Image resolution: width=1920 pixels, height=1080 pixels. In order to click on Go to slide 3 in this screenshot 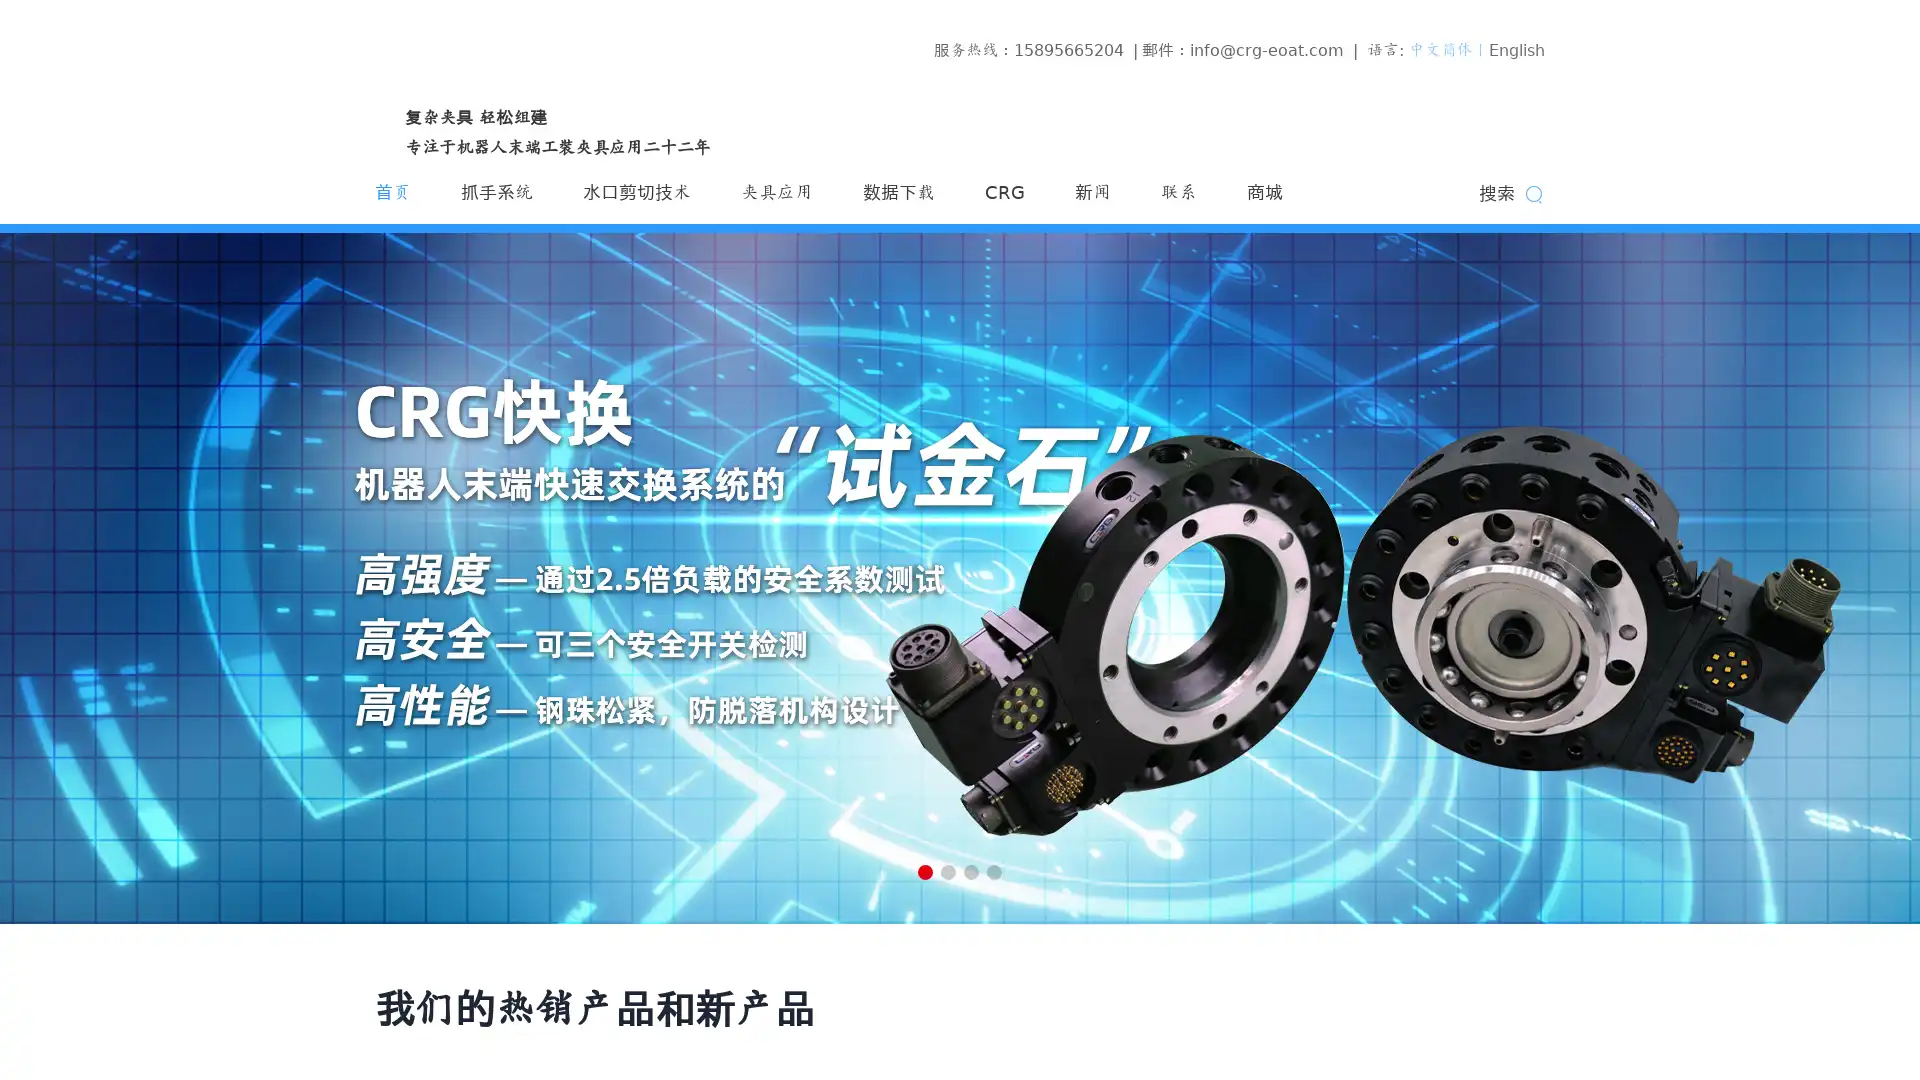, I will do `click(971, 871)`.